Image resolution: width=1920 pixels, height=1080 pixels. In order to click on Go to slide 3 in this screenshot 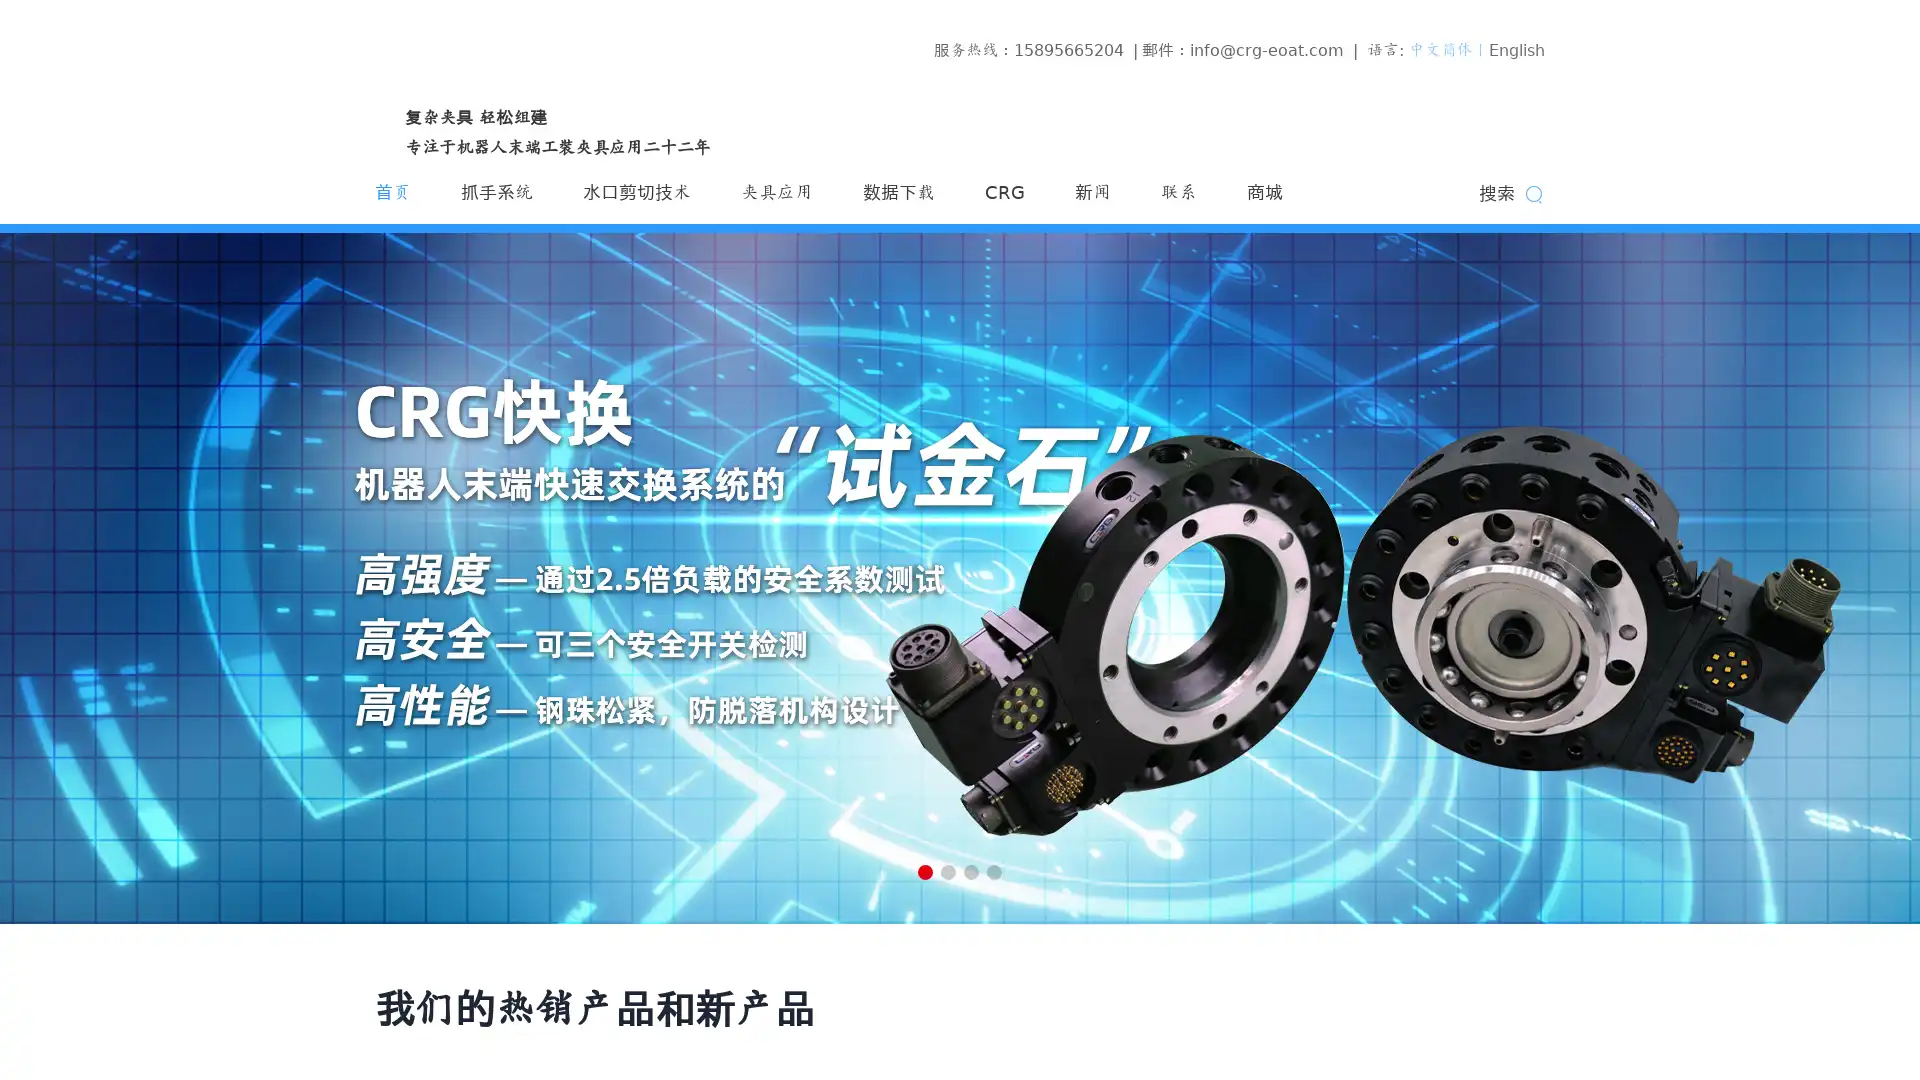, I will do `click(971, 871)`.